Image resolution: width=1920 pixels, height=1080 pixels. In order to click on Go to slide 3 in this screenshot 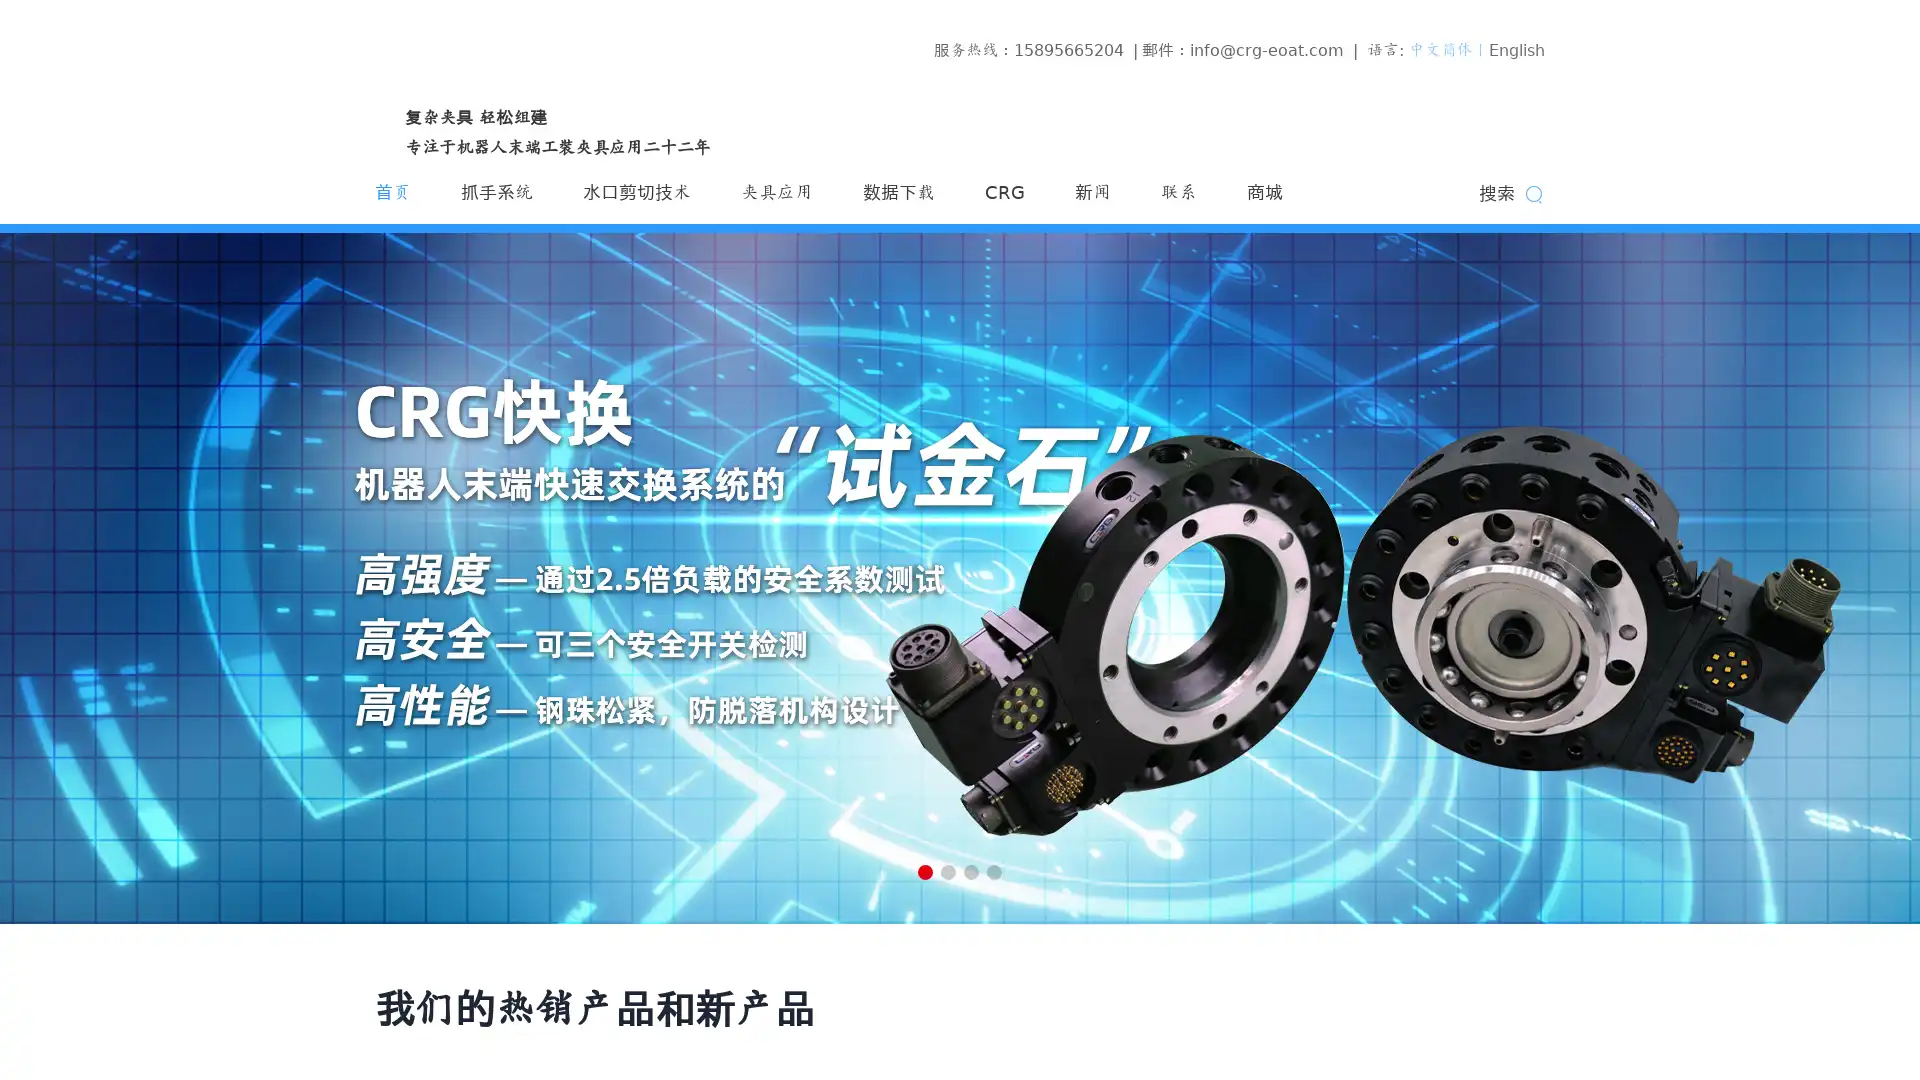, I will do `click(971, 871)`.